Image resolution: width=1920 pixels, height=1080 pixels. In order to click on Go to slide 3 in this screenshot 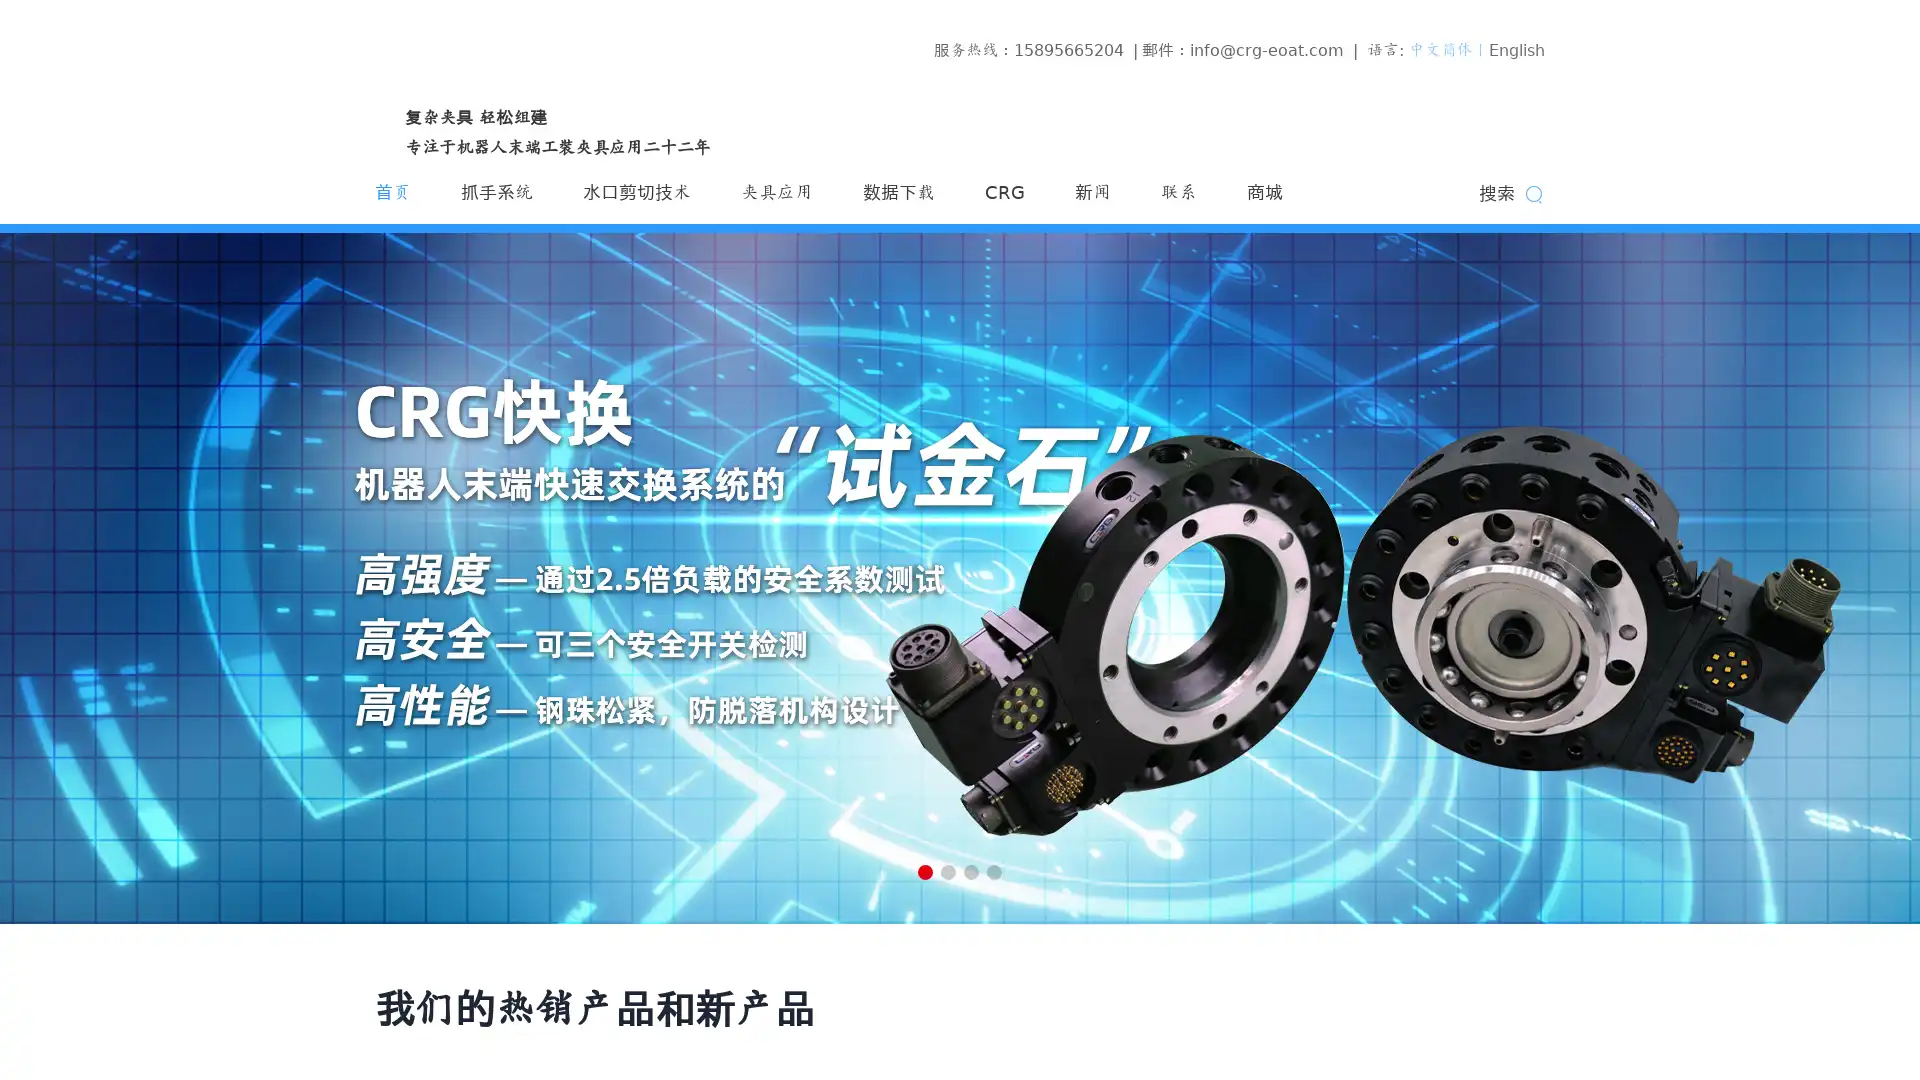, I will do `click(971, 871)`.